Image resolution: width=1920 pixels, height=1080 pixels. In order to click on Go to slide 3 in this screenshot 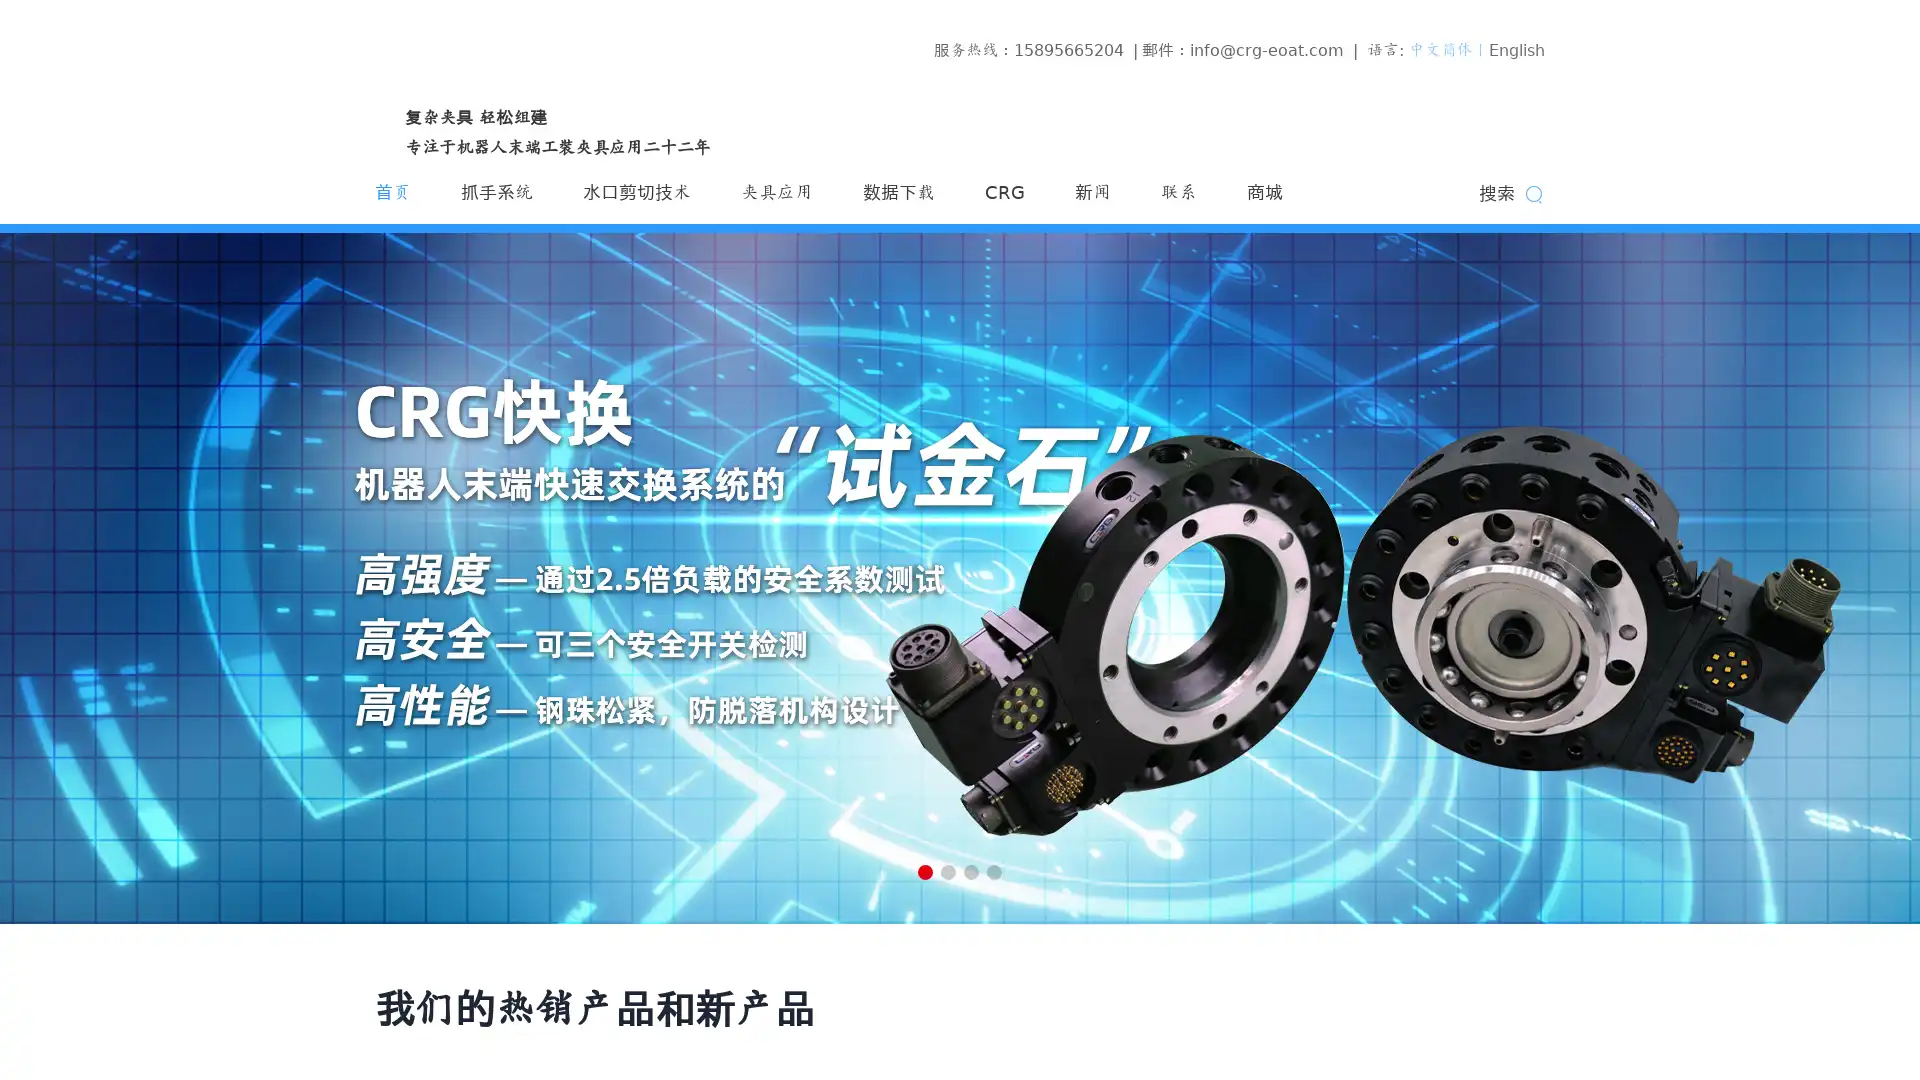, I will do `click(971, 871)`.